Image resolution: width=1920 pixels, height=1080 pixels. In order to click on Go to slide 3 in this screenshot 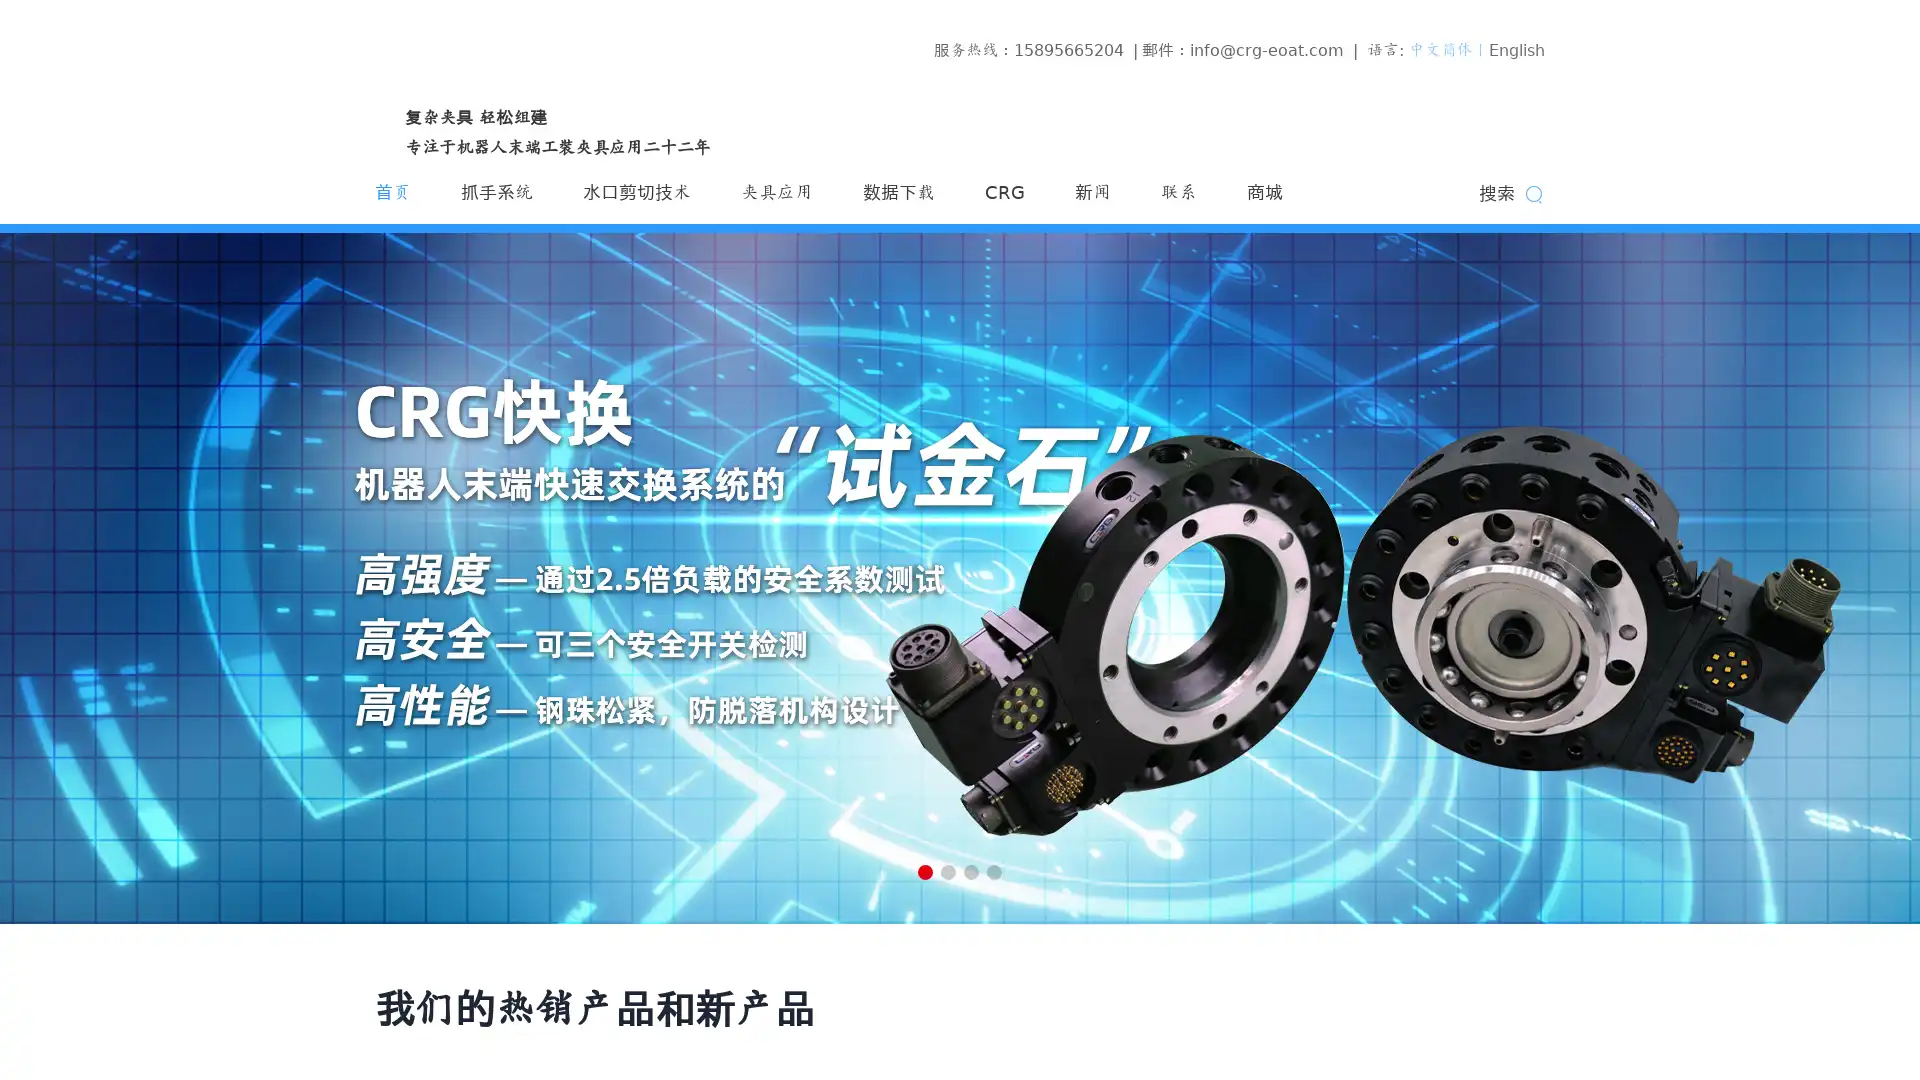, I will do `click(971, 871)`.